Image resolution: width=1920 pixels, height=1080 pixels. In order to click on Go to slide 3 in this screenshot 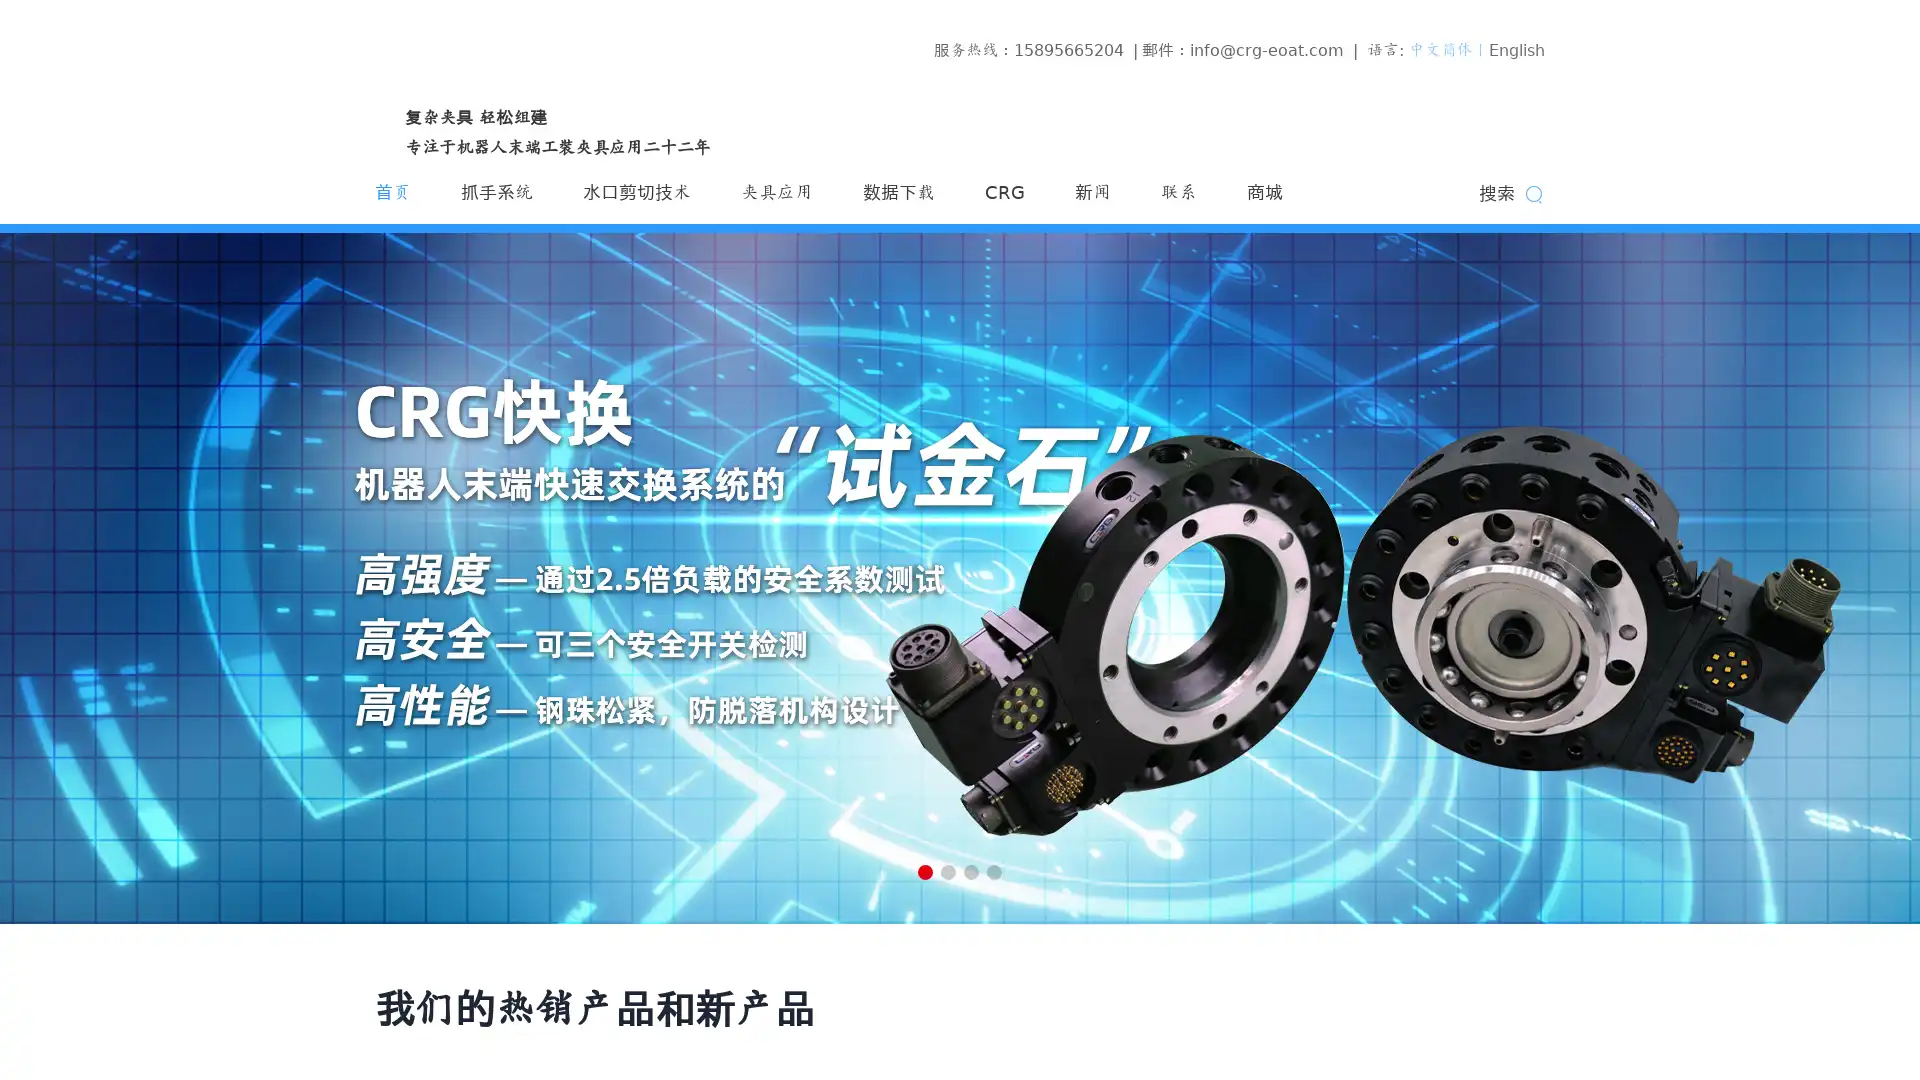, I will do `click(971, 871)`.